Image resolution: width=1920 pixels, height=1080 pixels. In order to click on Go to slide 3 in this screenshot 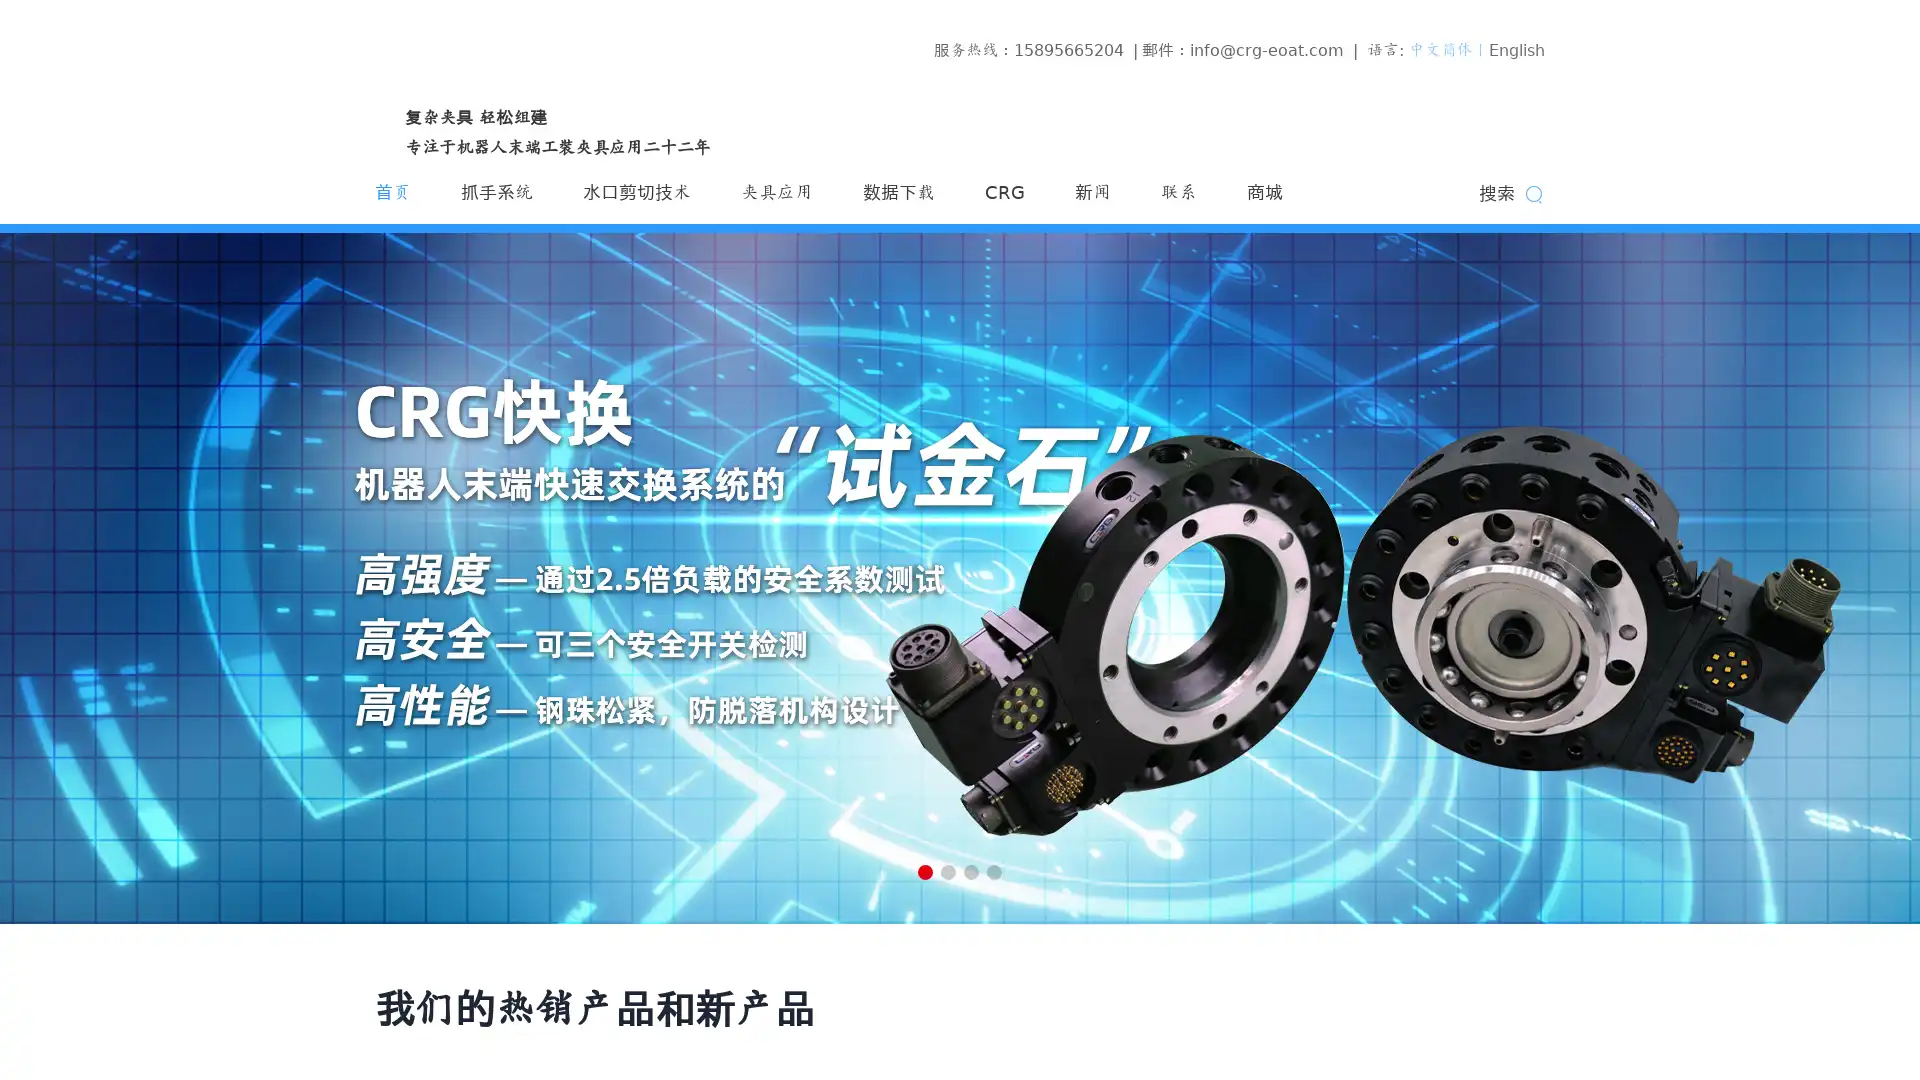, I will do `click(971, 871)`.